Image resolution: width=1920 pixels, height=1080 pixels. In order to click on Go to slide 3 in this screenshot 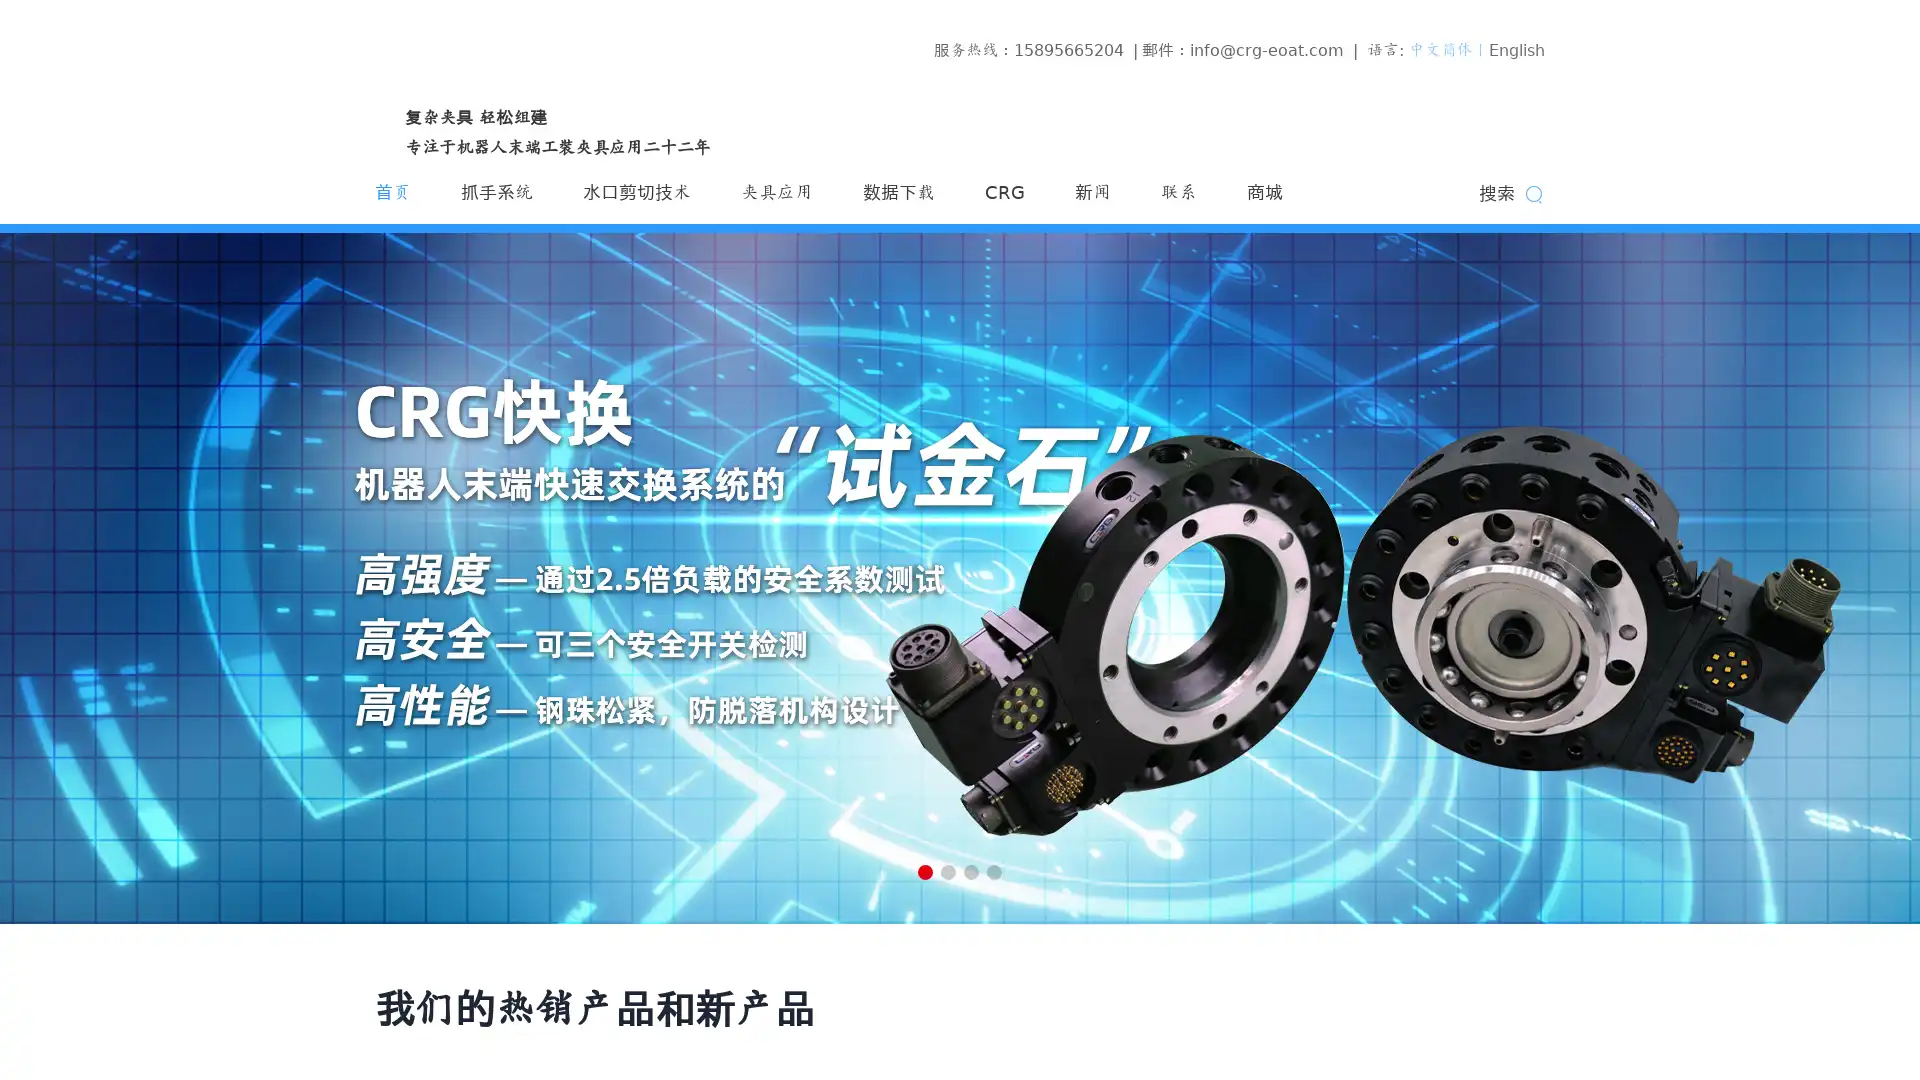, I will do `click(971, 871)`.